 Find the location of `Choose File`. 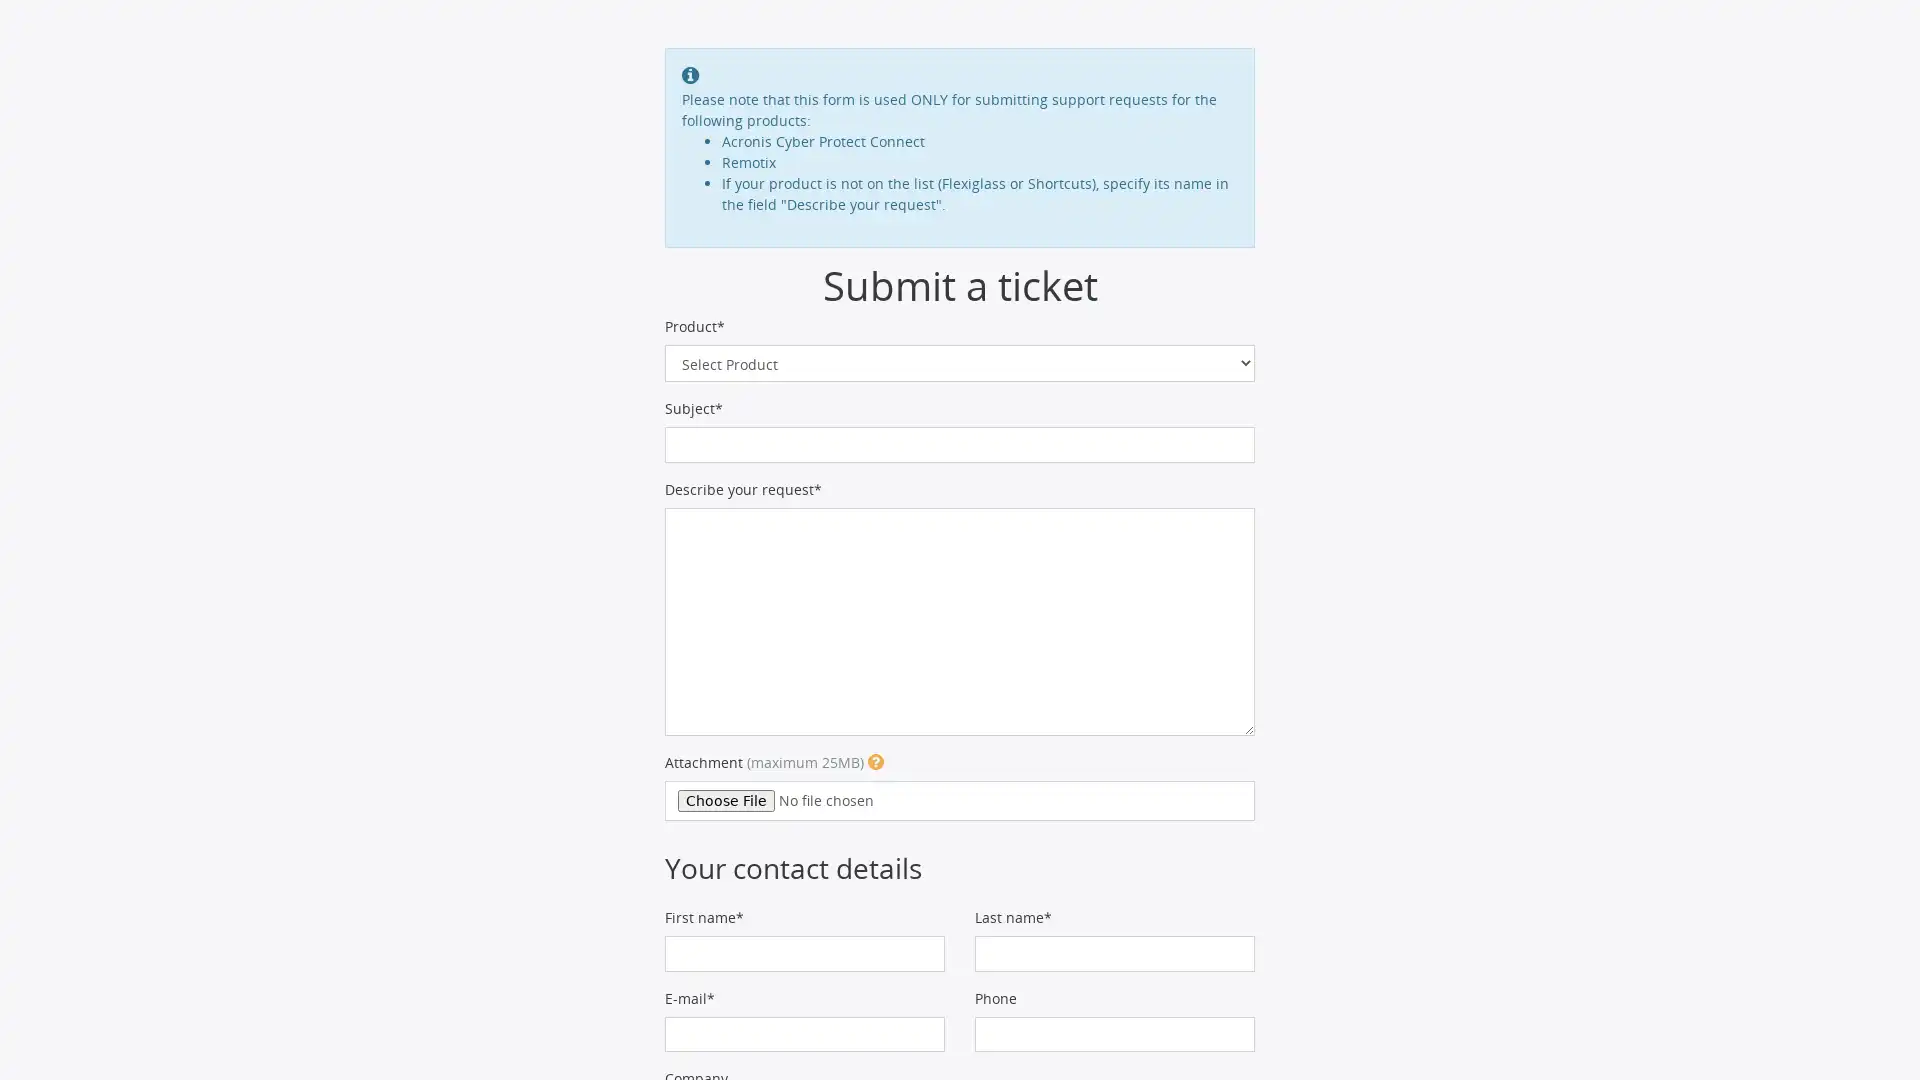

Choose File is located at coordinates (725, 798).